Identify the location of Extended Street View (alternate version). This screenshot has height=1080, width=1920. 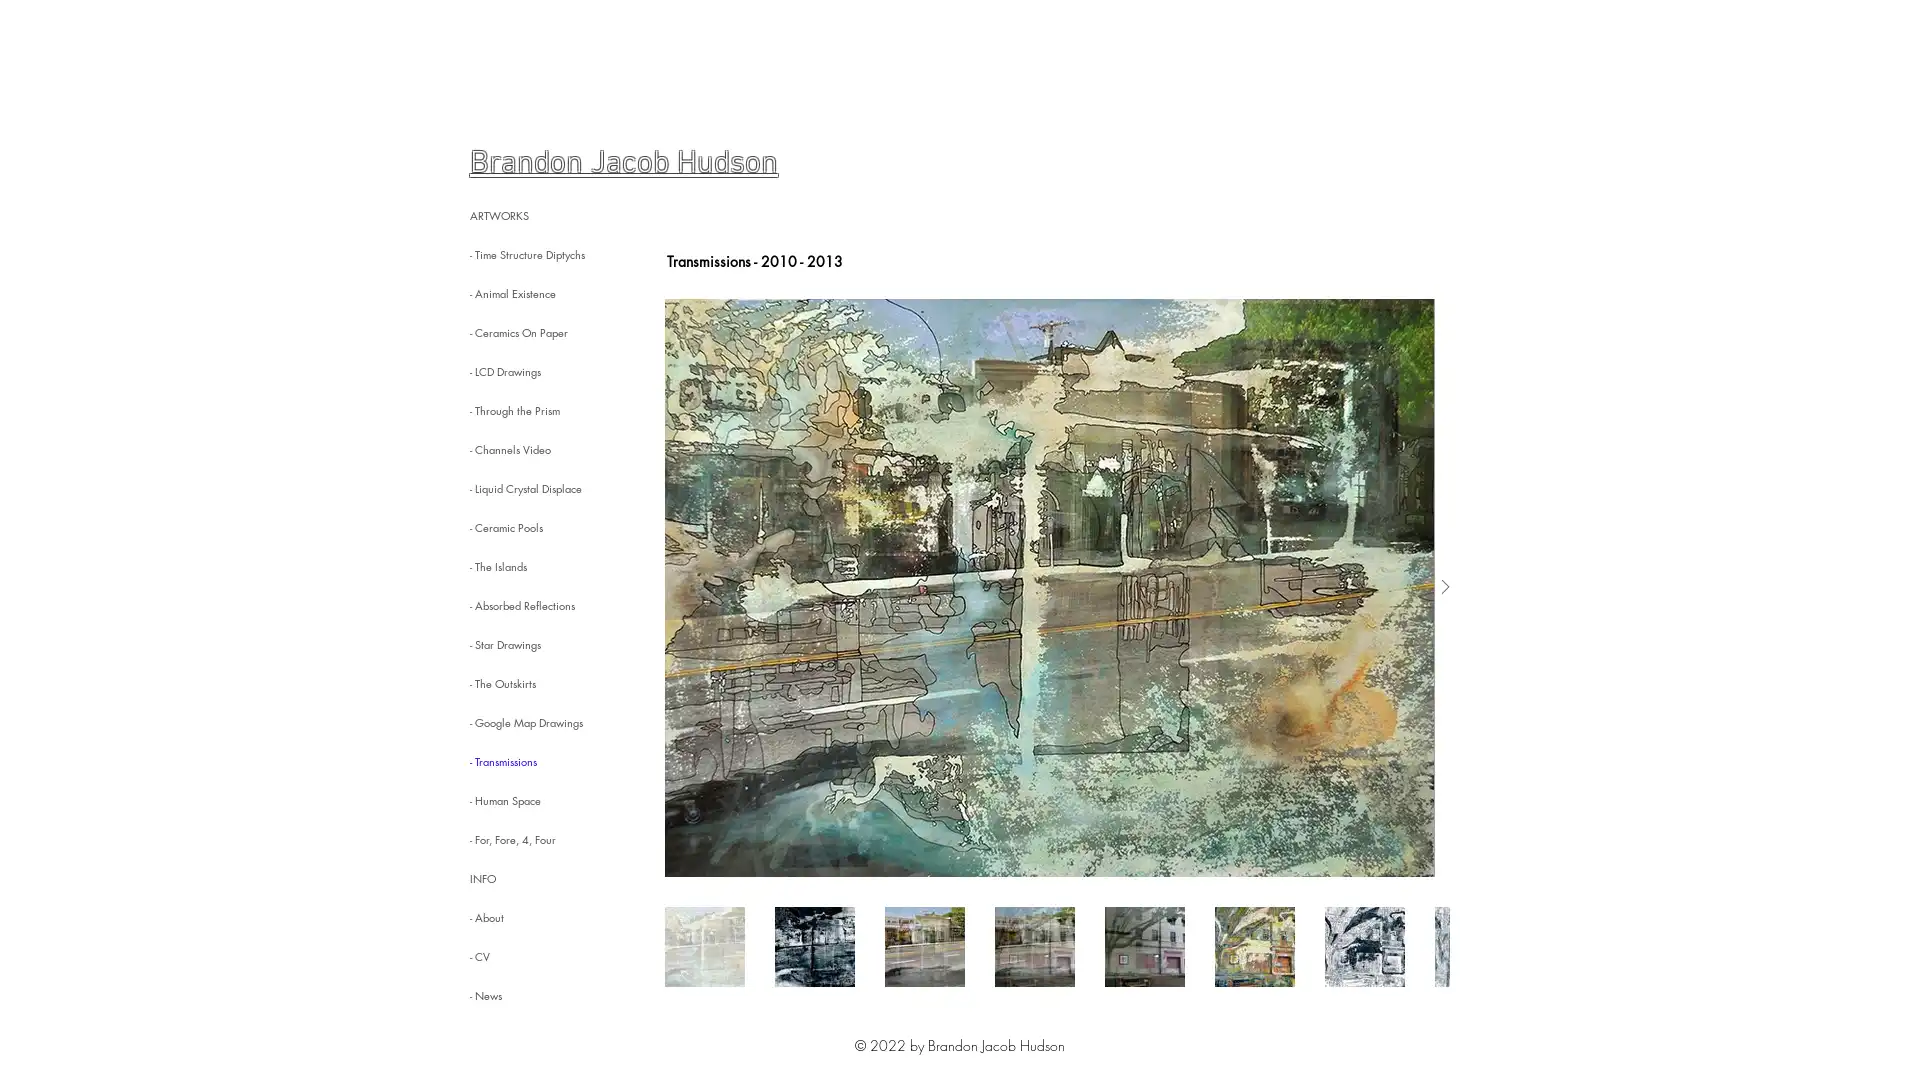
(1049, 586).